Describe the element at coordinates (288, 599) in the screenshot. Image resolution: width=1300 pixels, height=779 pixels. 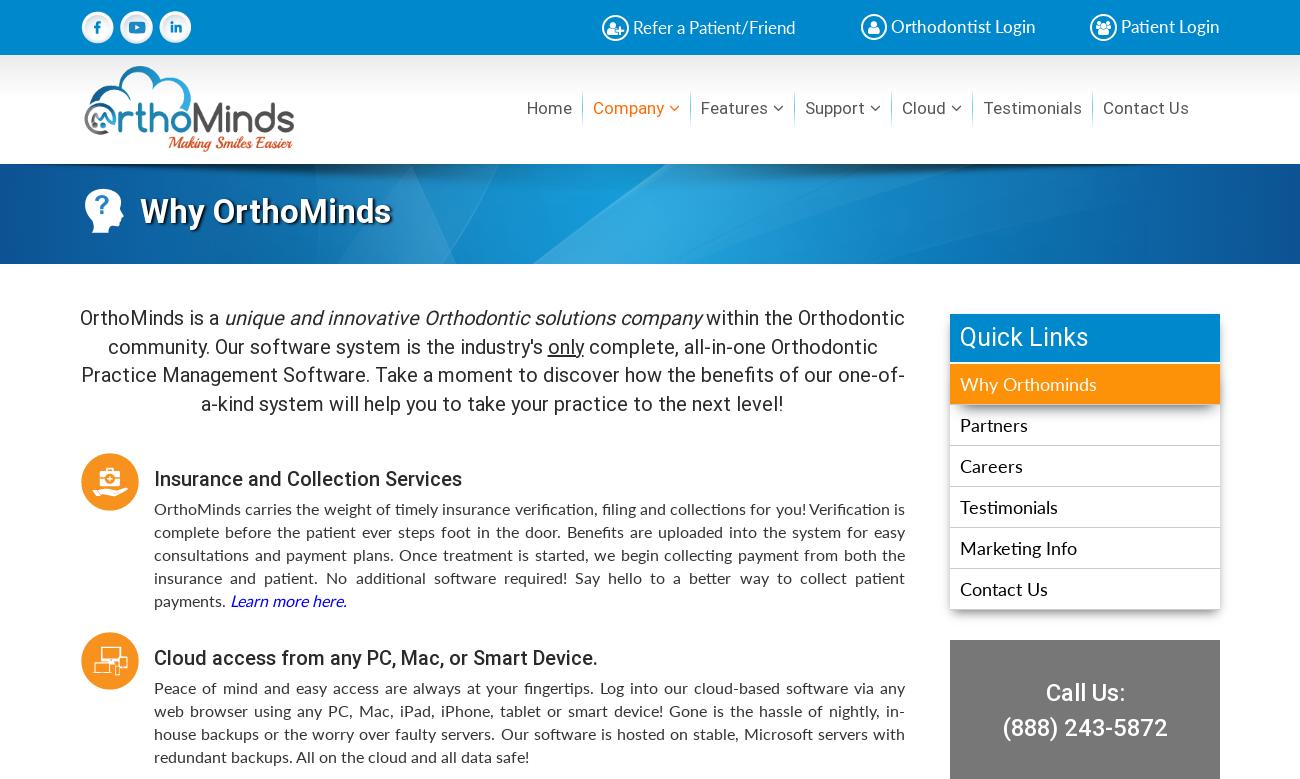
I see `'Learn more here.'` at that location.